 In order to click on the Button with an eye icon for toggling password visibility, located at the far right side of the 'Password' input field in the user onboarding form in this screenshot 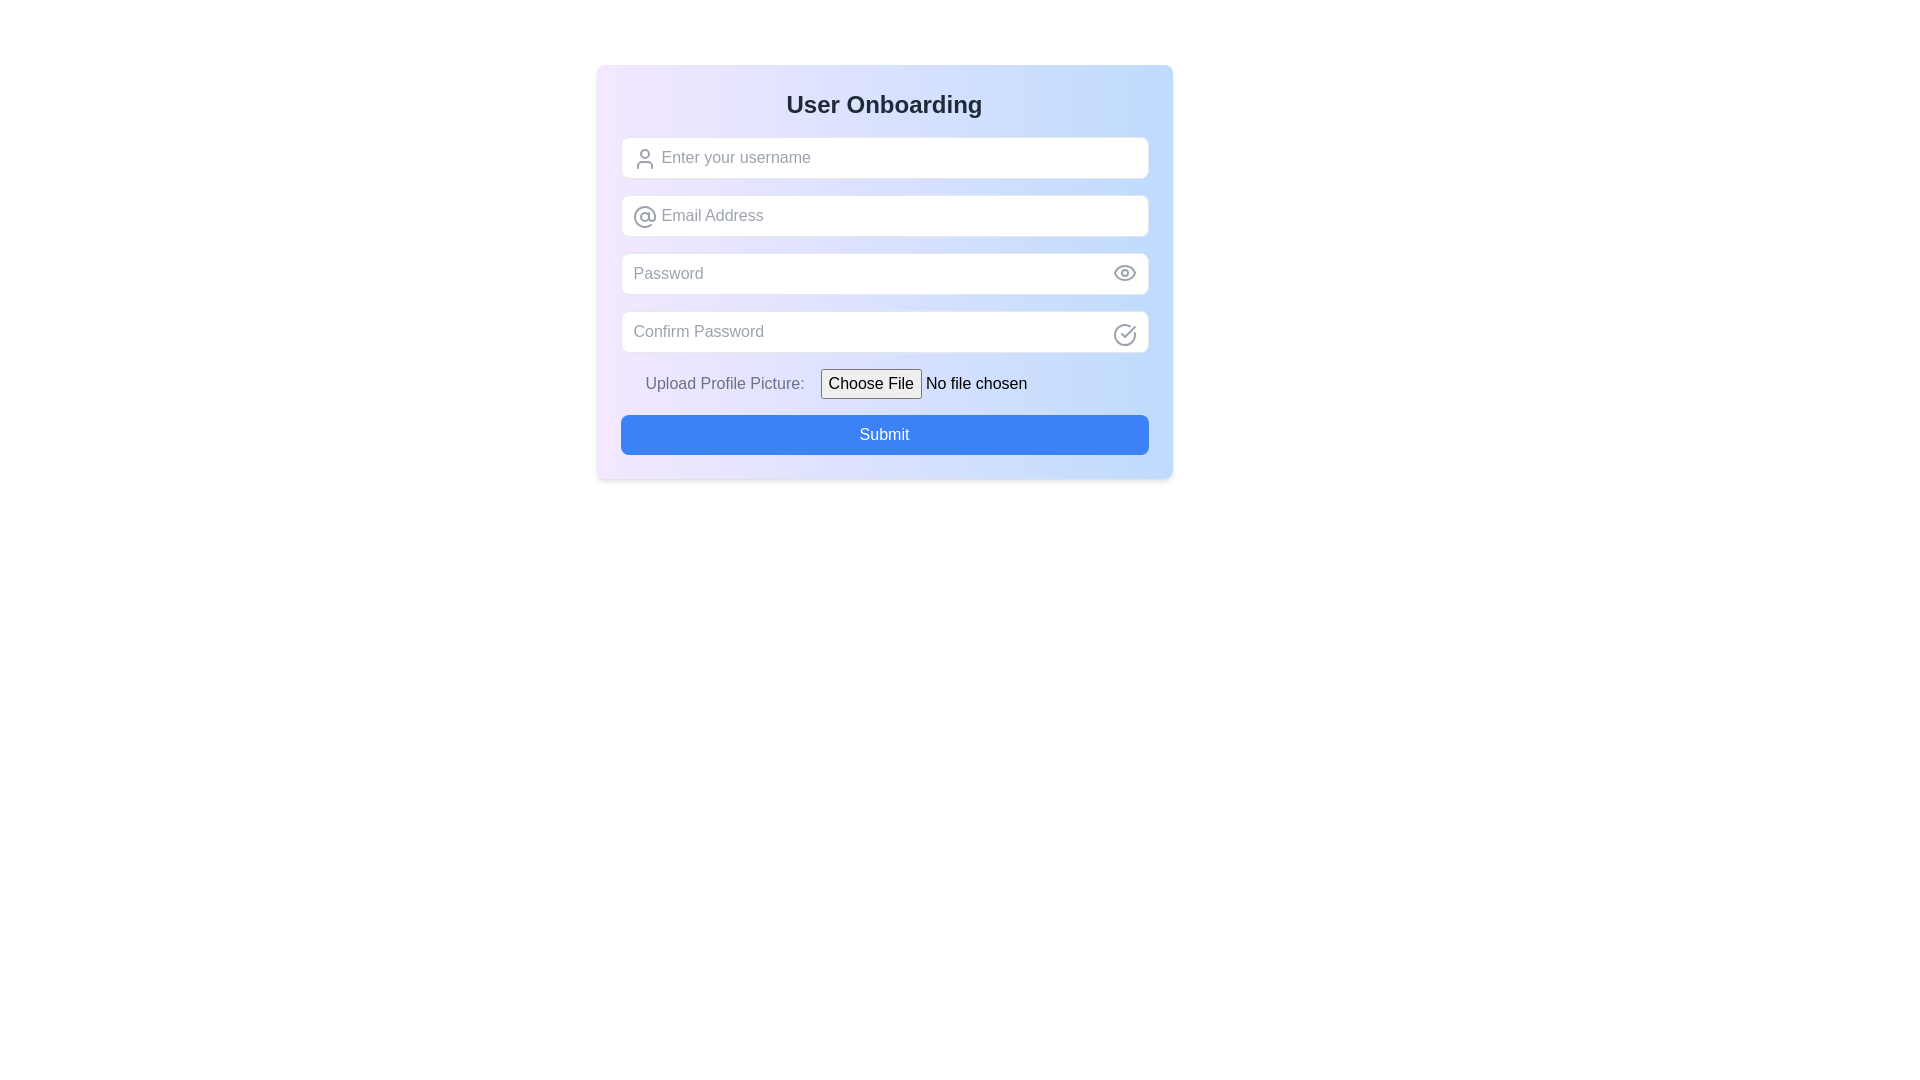, I will do `click(1124, 273)`.